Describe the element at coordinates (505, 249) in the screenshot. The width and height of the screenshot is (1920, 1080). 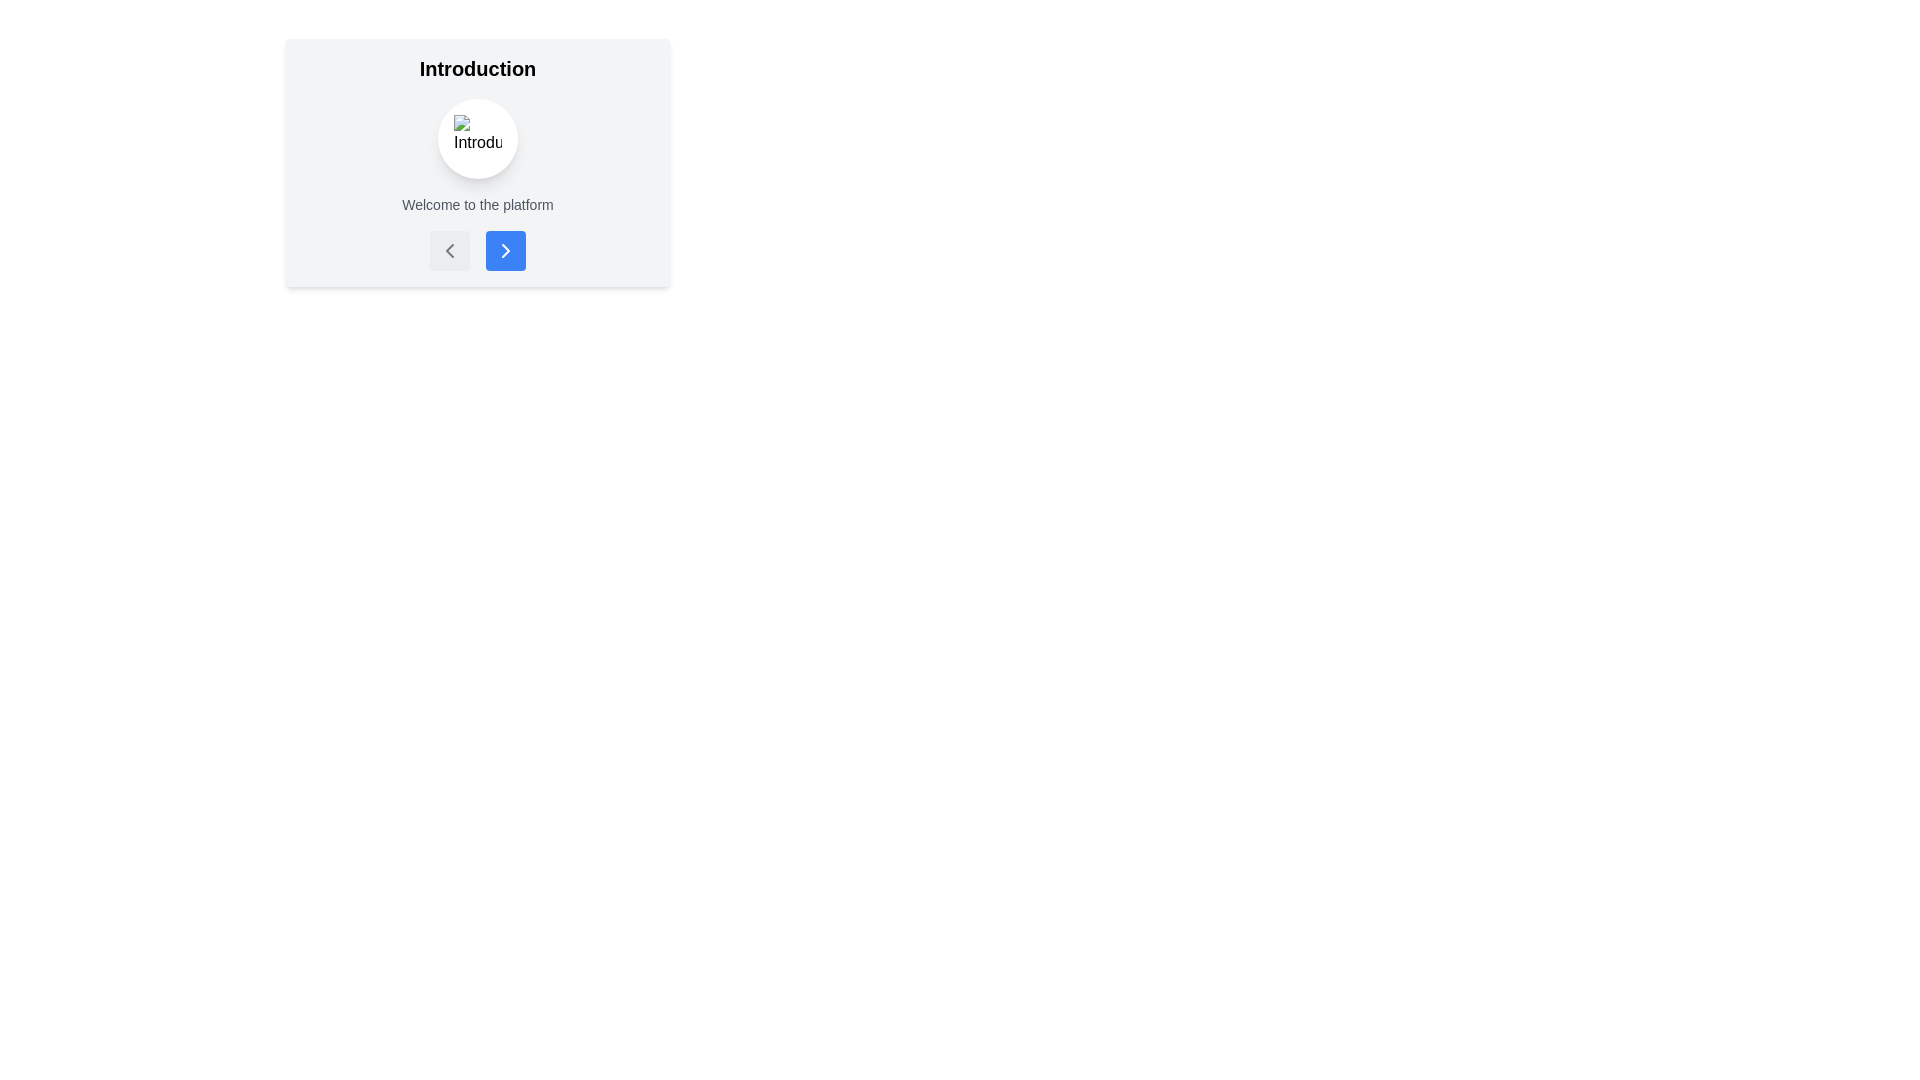
I see `the navigation button located at the rightmost end of the button group below the 'Introduction' title` at that location.